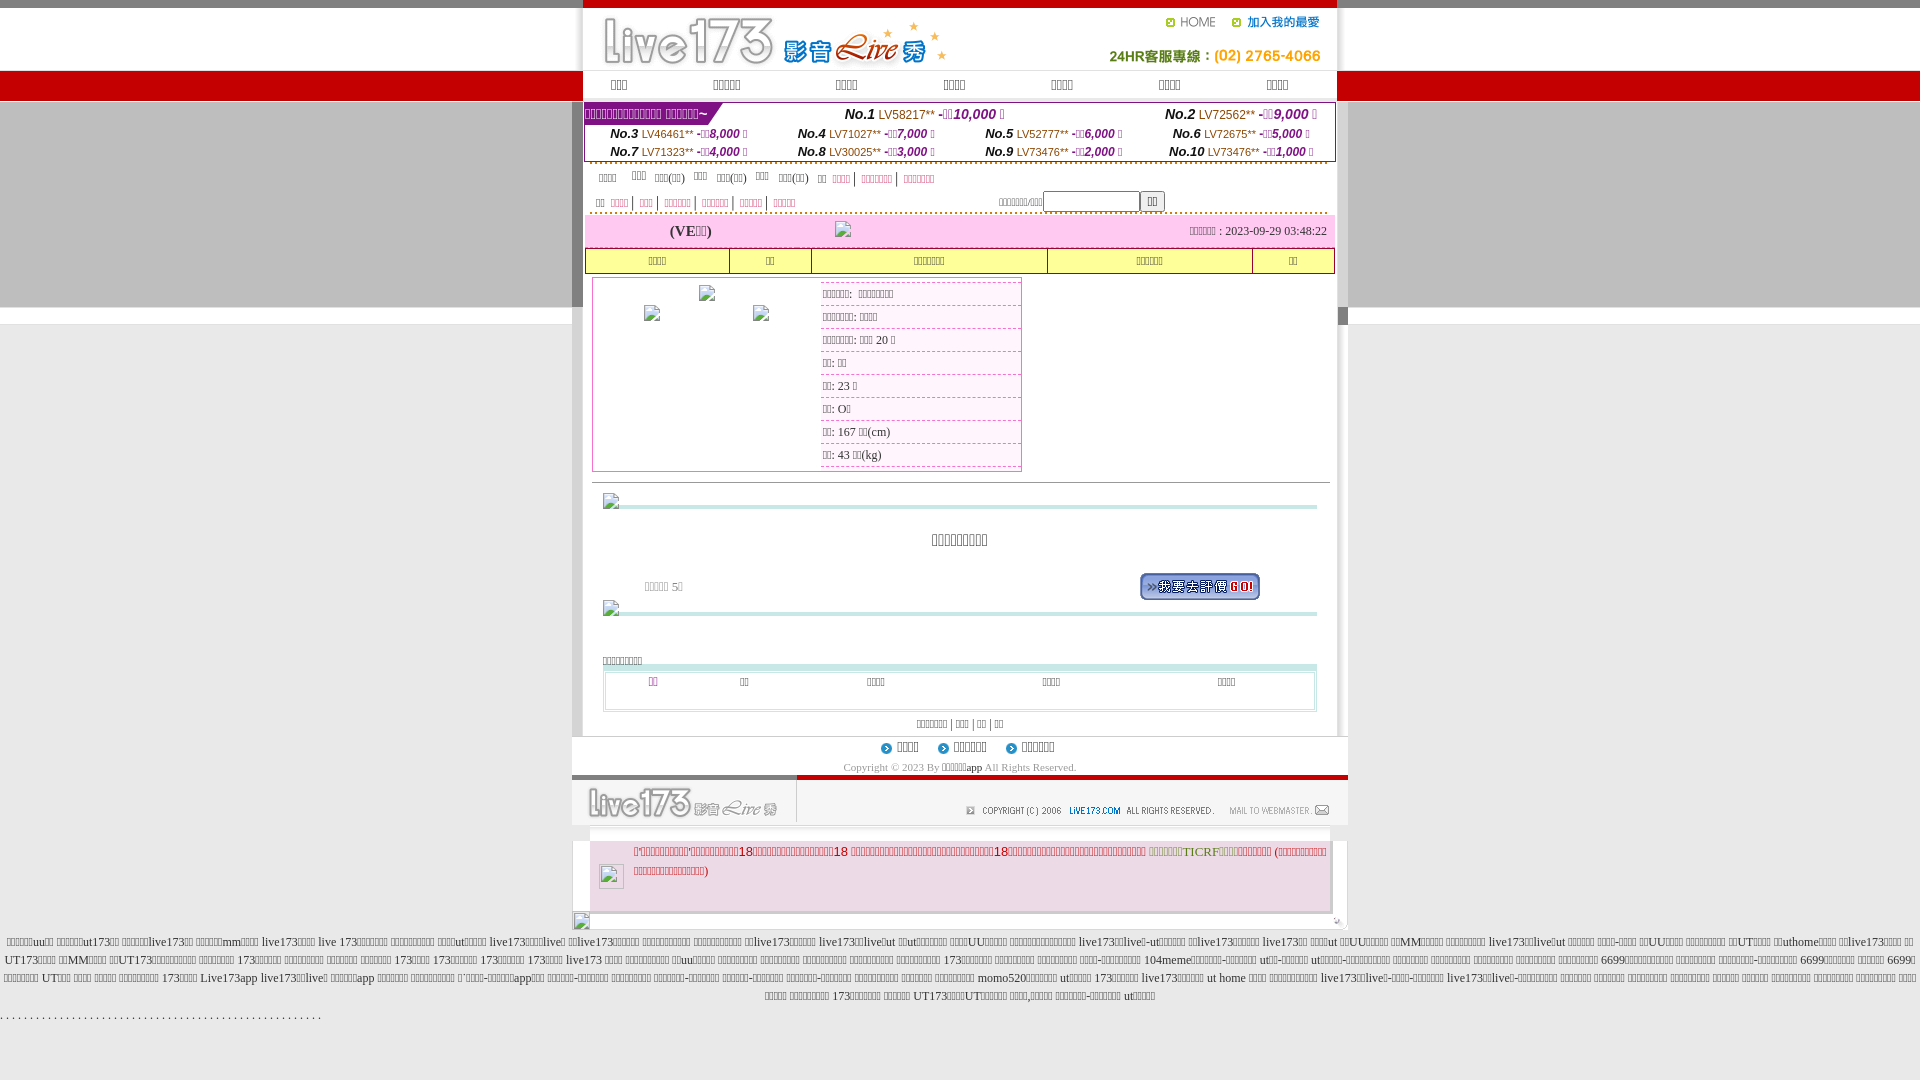 The width and height of the screenshot is (1920, 1080). I want to click on '.', so click(229, 1014).